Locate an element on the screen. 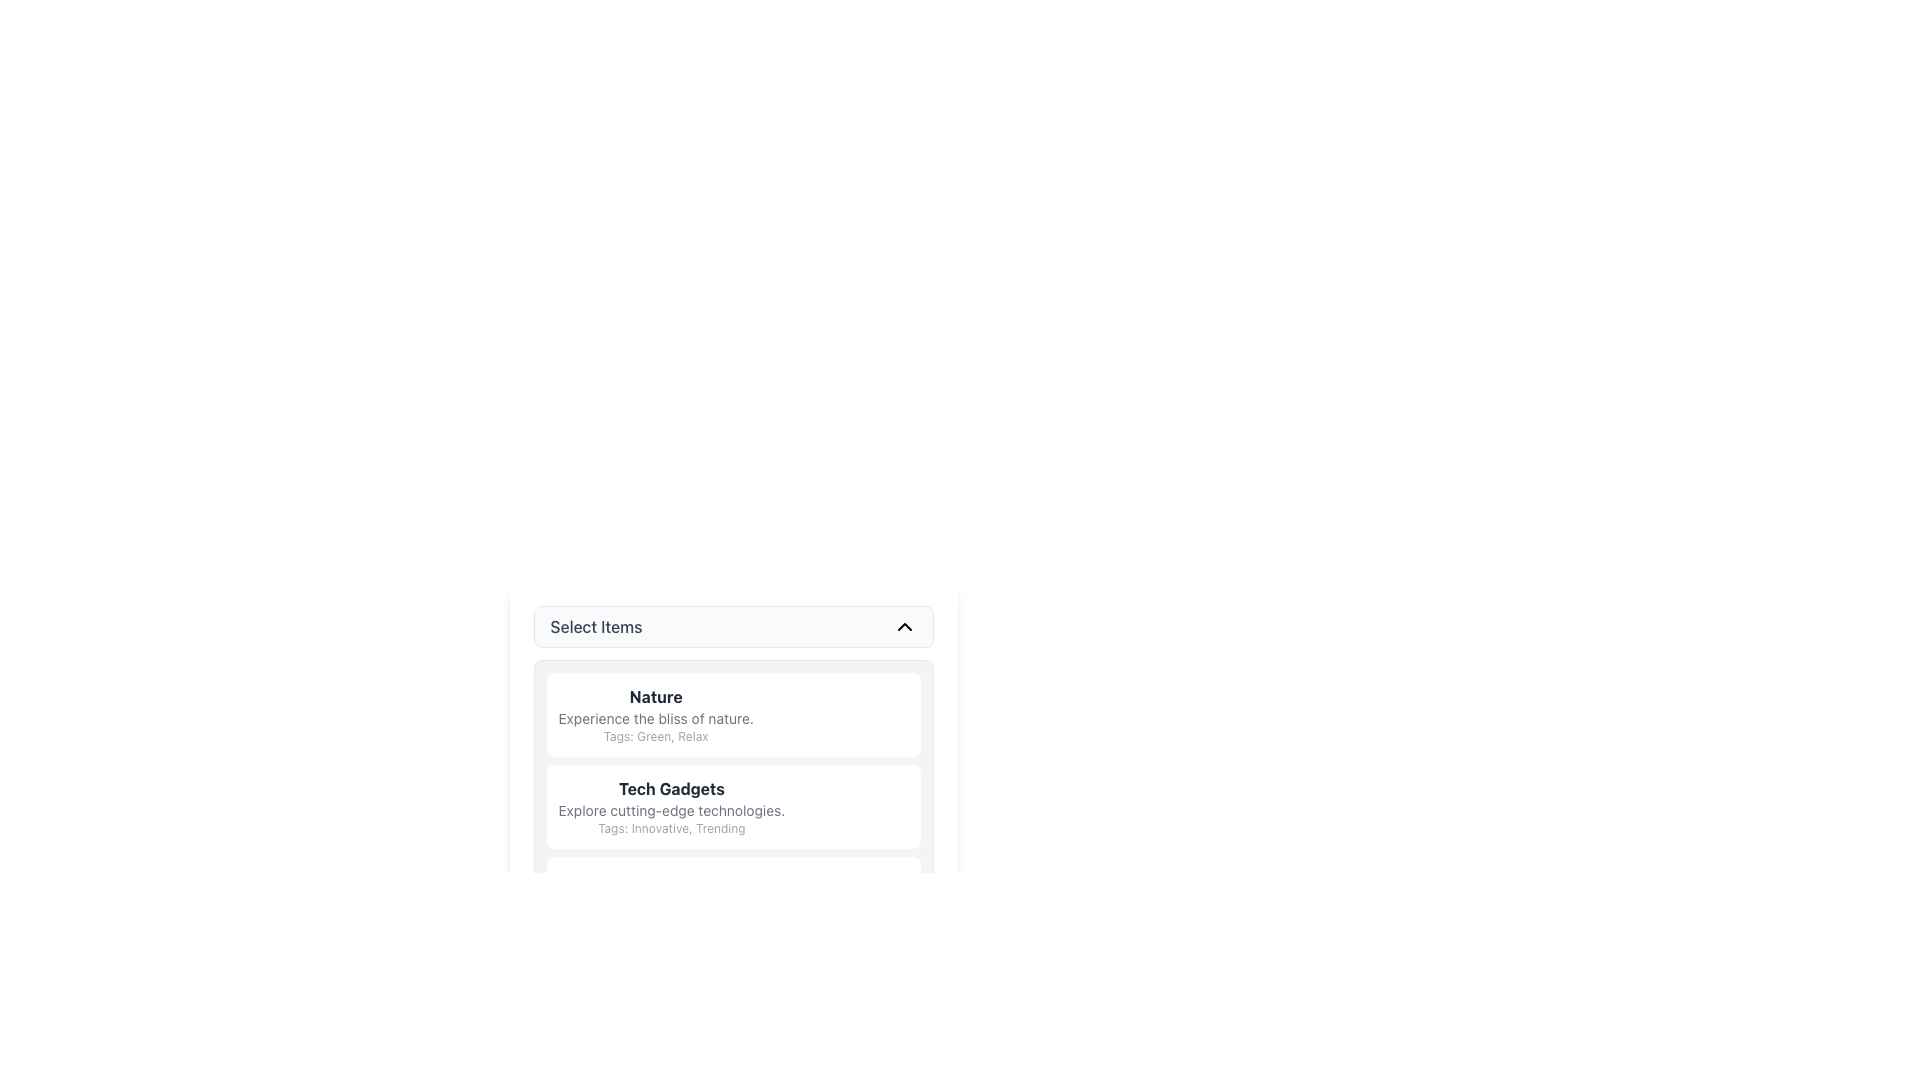  the static text element that reads 'Explore cutting-edge technologies.' This text is styled with a small font size and gray color, positioned below 'Tech Gadgets' and above 'Tags: Innovative, Trending.' is located at coordinates (671, 810).